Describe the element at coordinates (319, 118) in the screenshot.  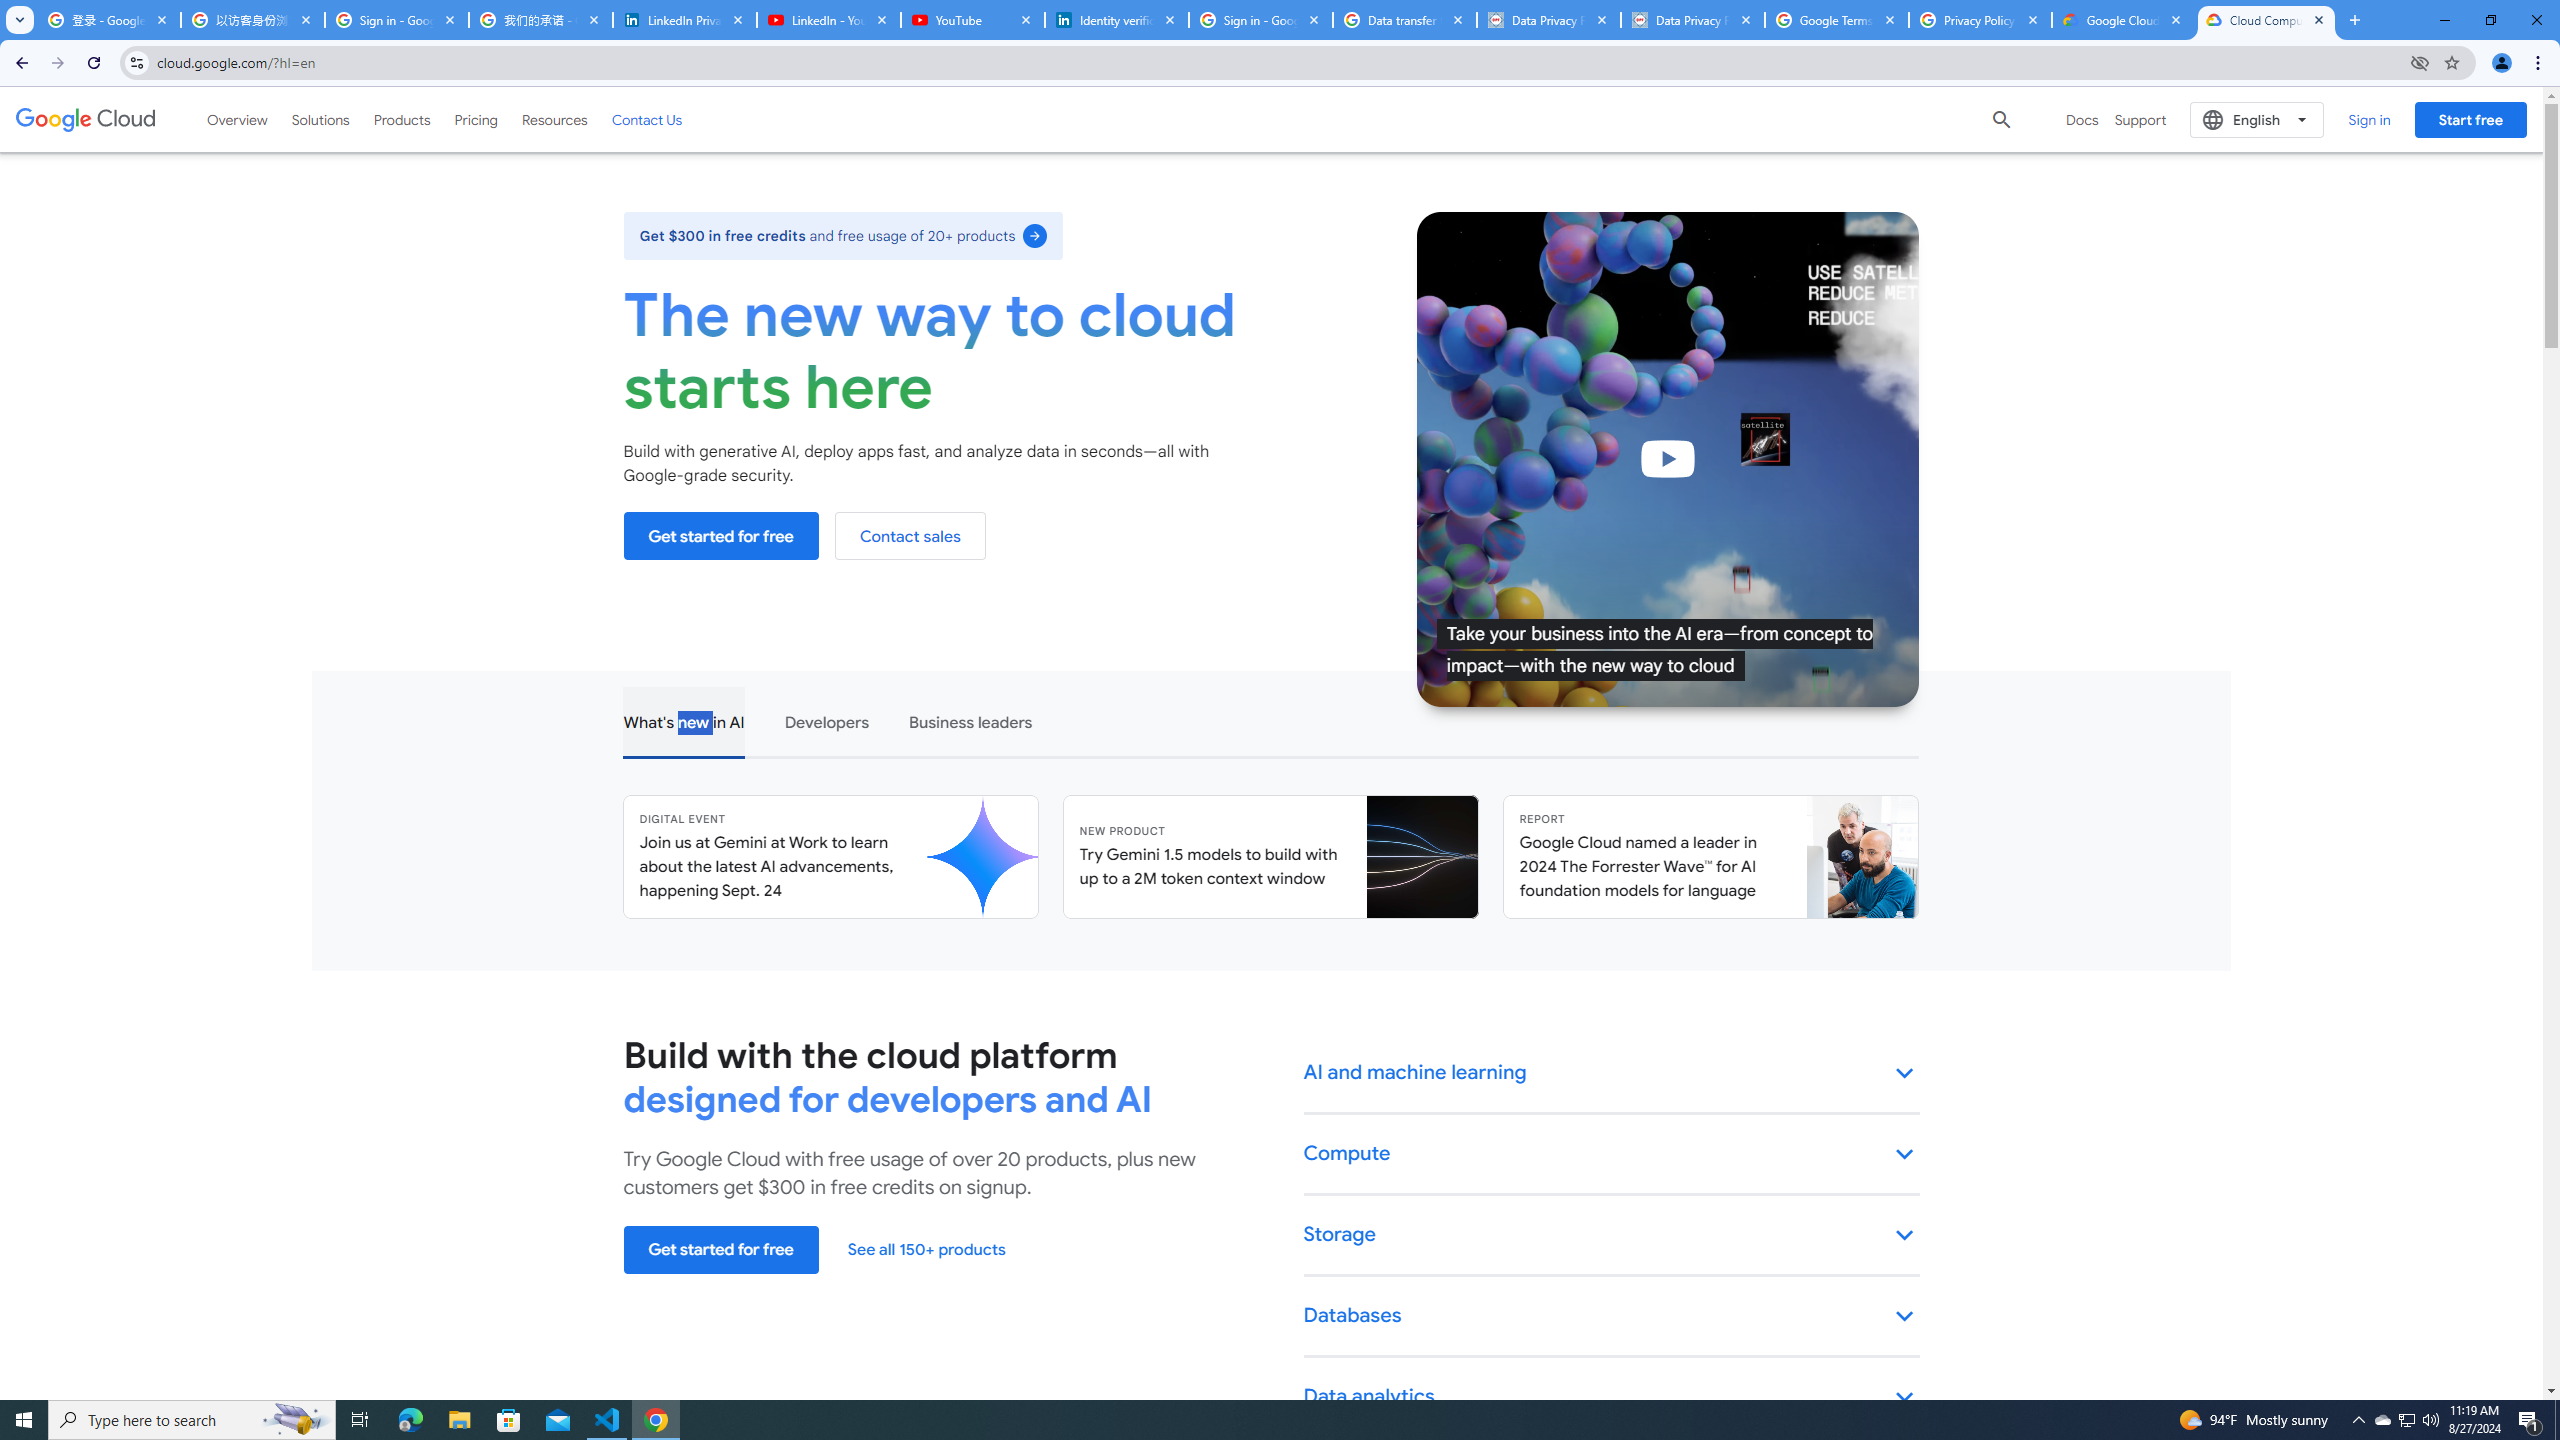
I see `'Solutions'` at that location.